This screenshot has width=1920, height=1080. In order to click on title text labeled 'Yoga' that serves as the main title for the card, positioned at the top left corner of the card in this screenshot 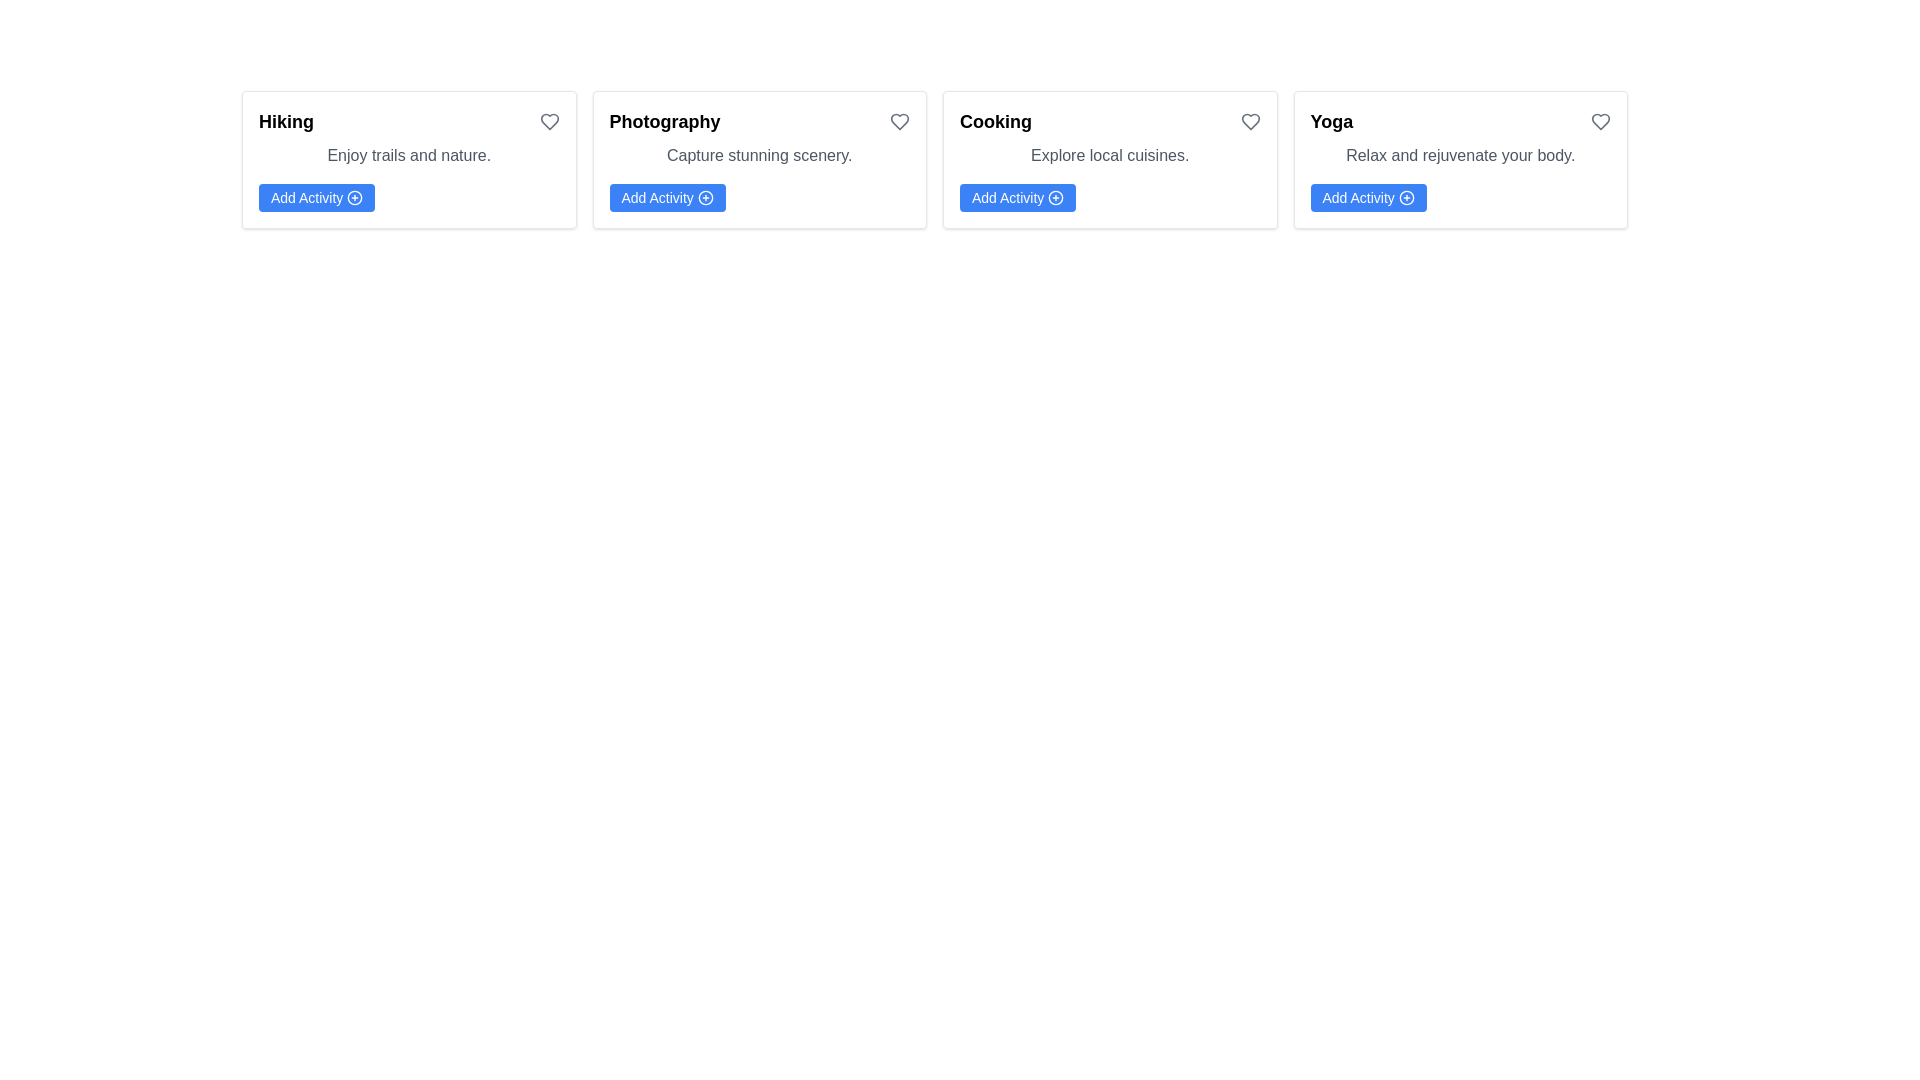, I will do `click(1331, 122)`.